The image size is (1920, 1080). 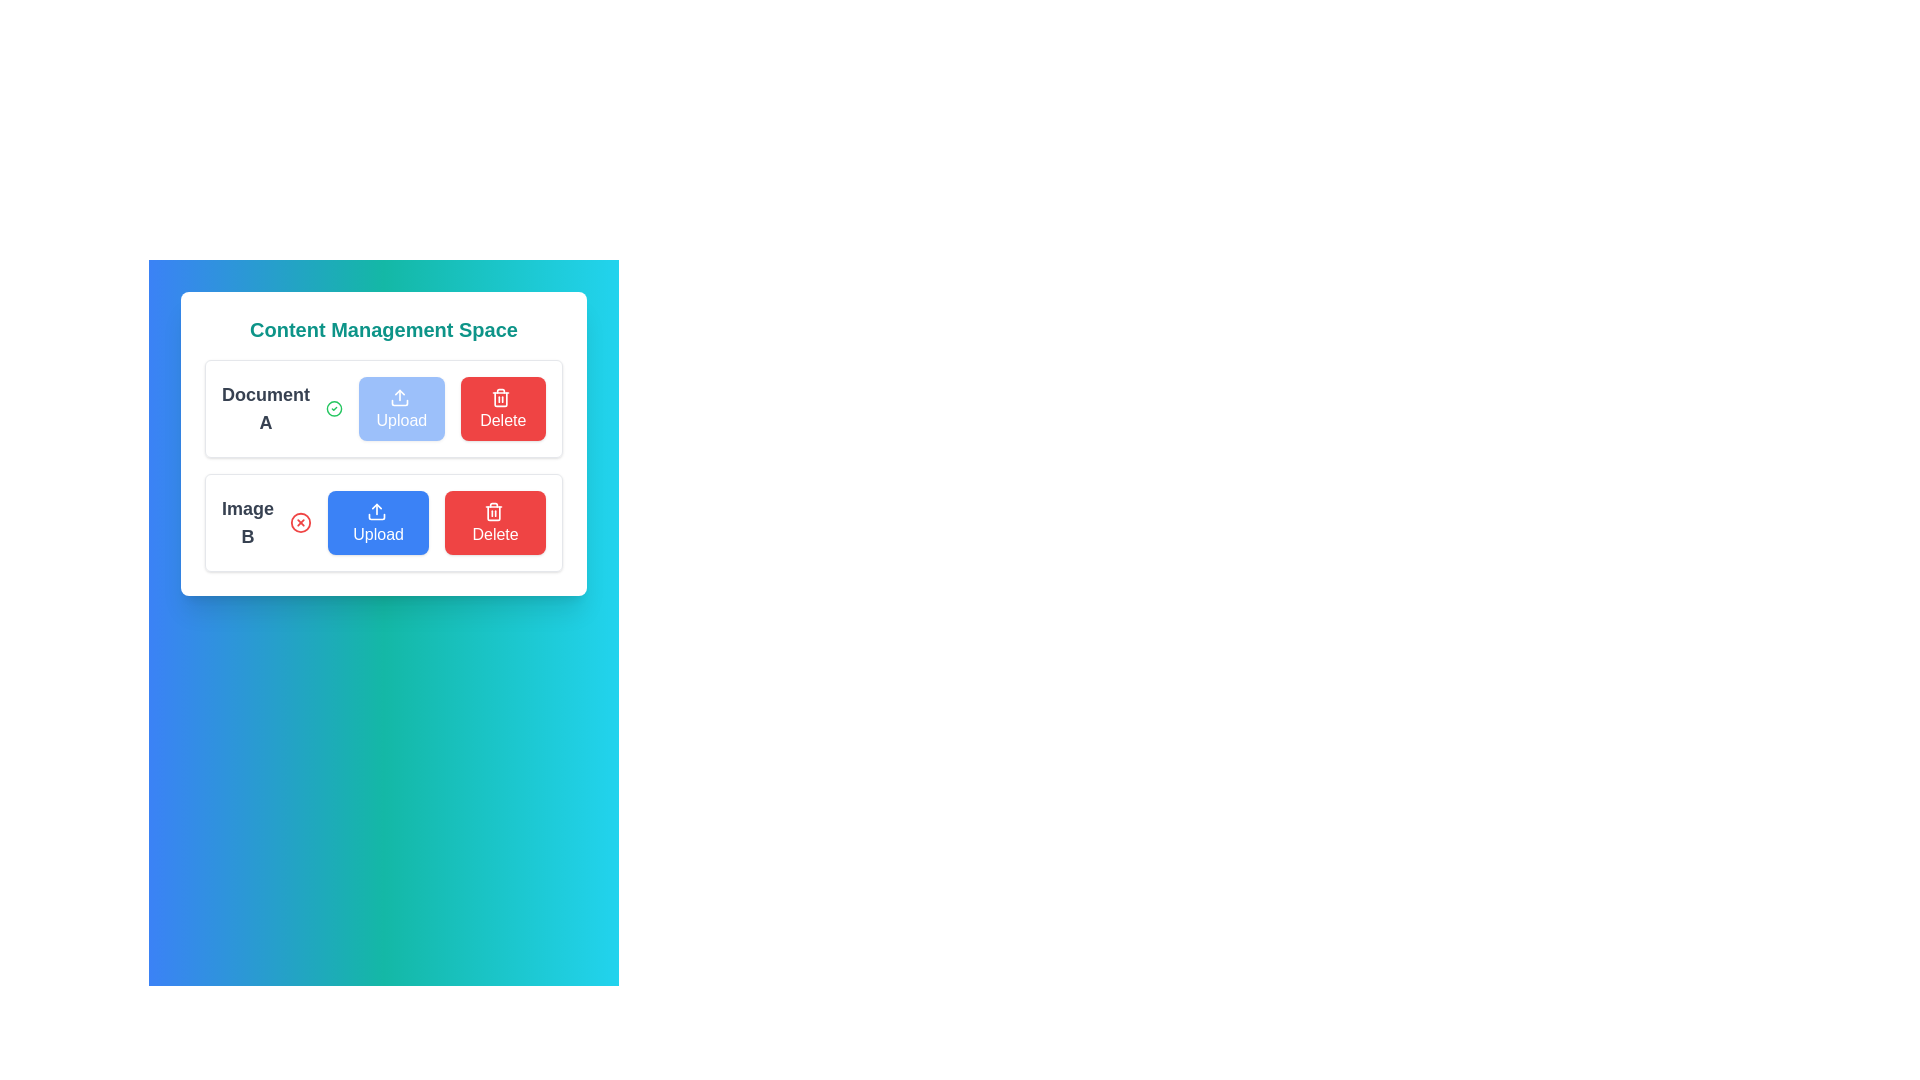 I want to click on the rectangular blue 'Upload' button with a white upward arrow icon, located to the right of 'Document A' and adjacent to the red 'Delete' button, so click(x=400, y=407).